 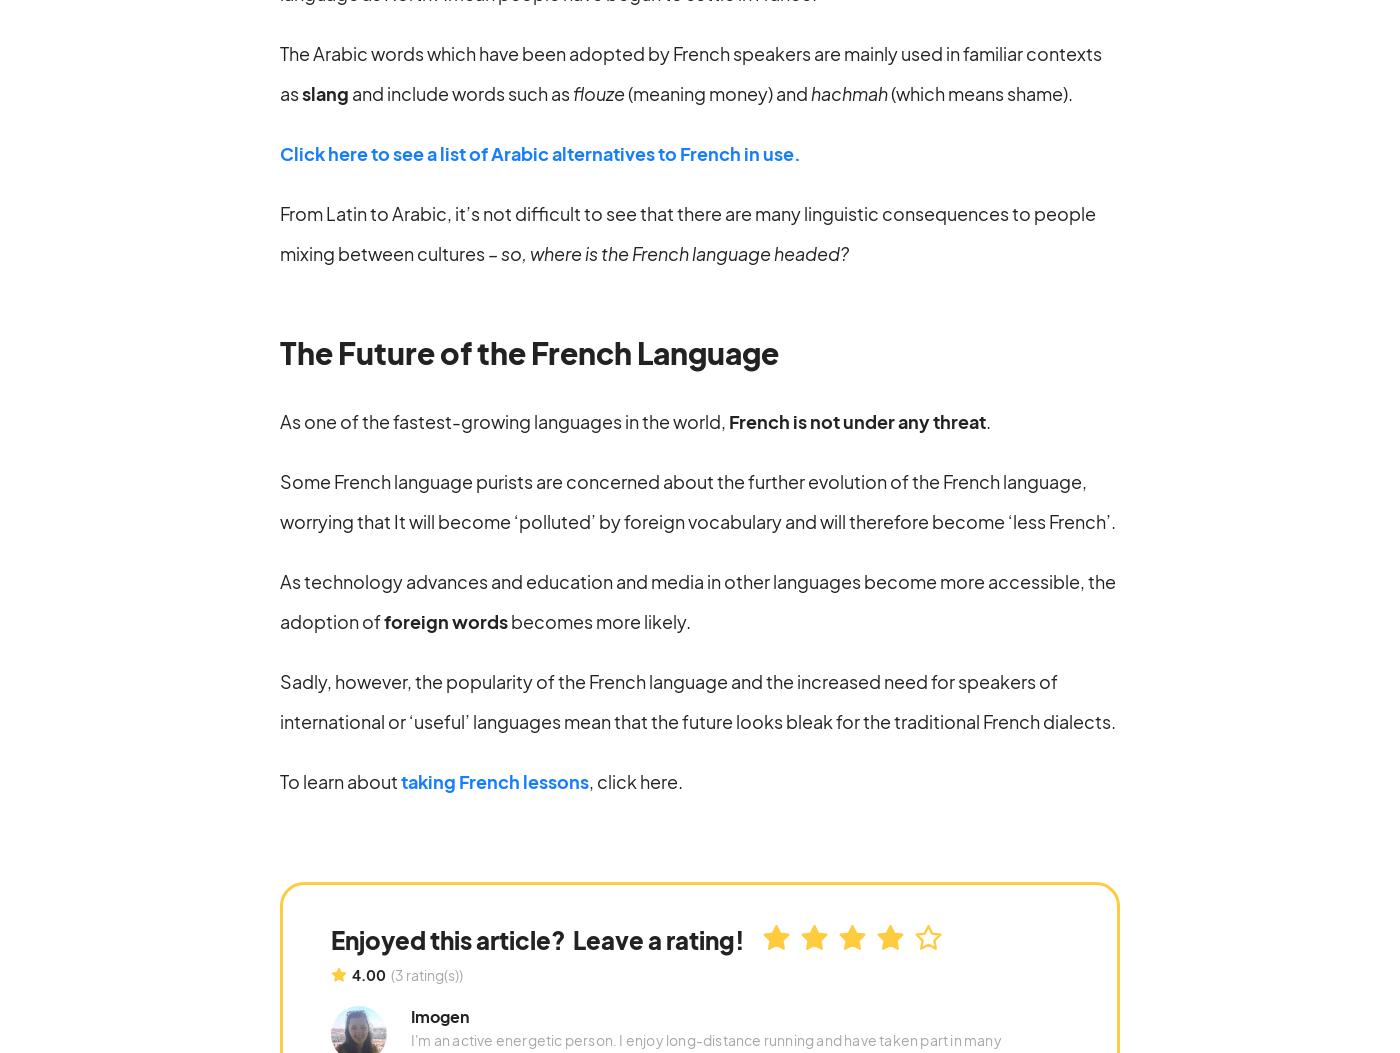 I want to click on 'Leave a rating!', so click(x=658, y=937).